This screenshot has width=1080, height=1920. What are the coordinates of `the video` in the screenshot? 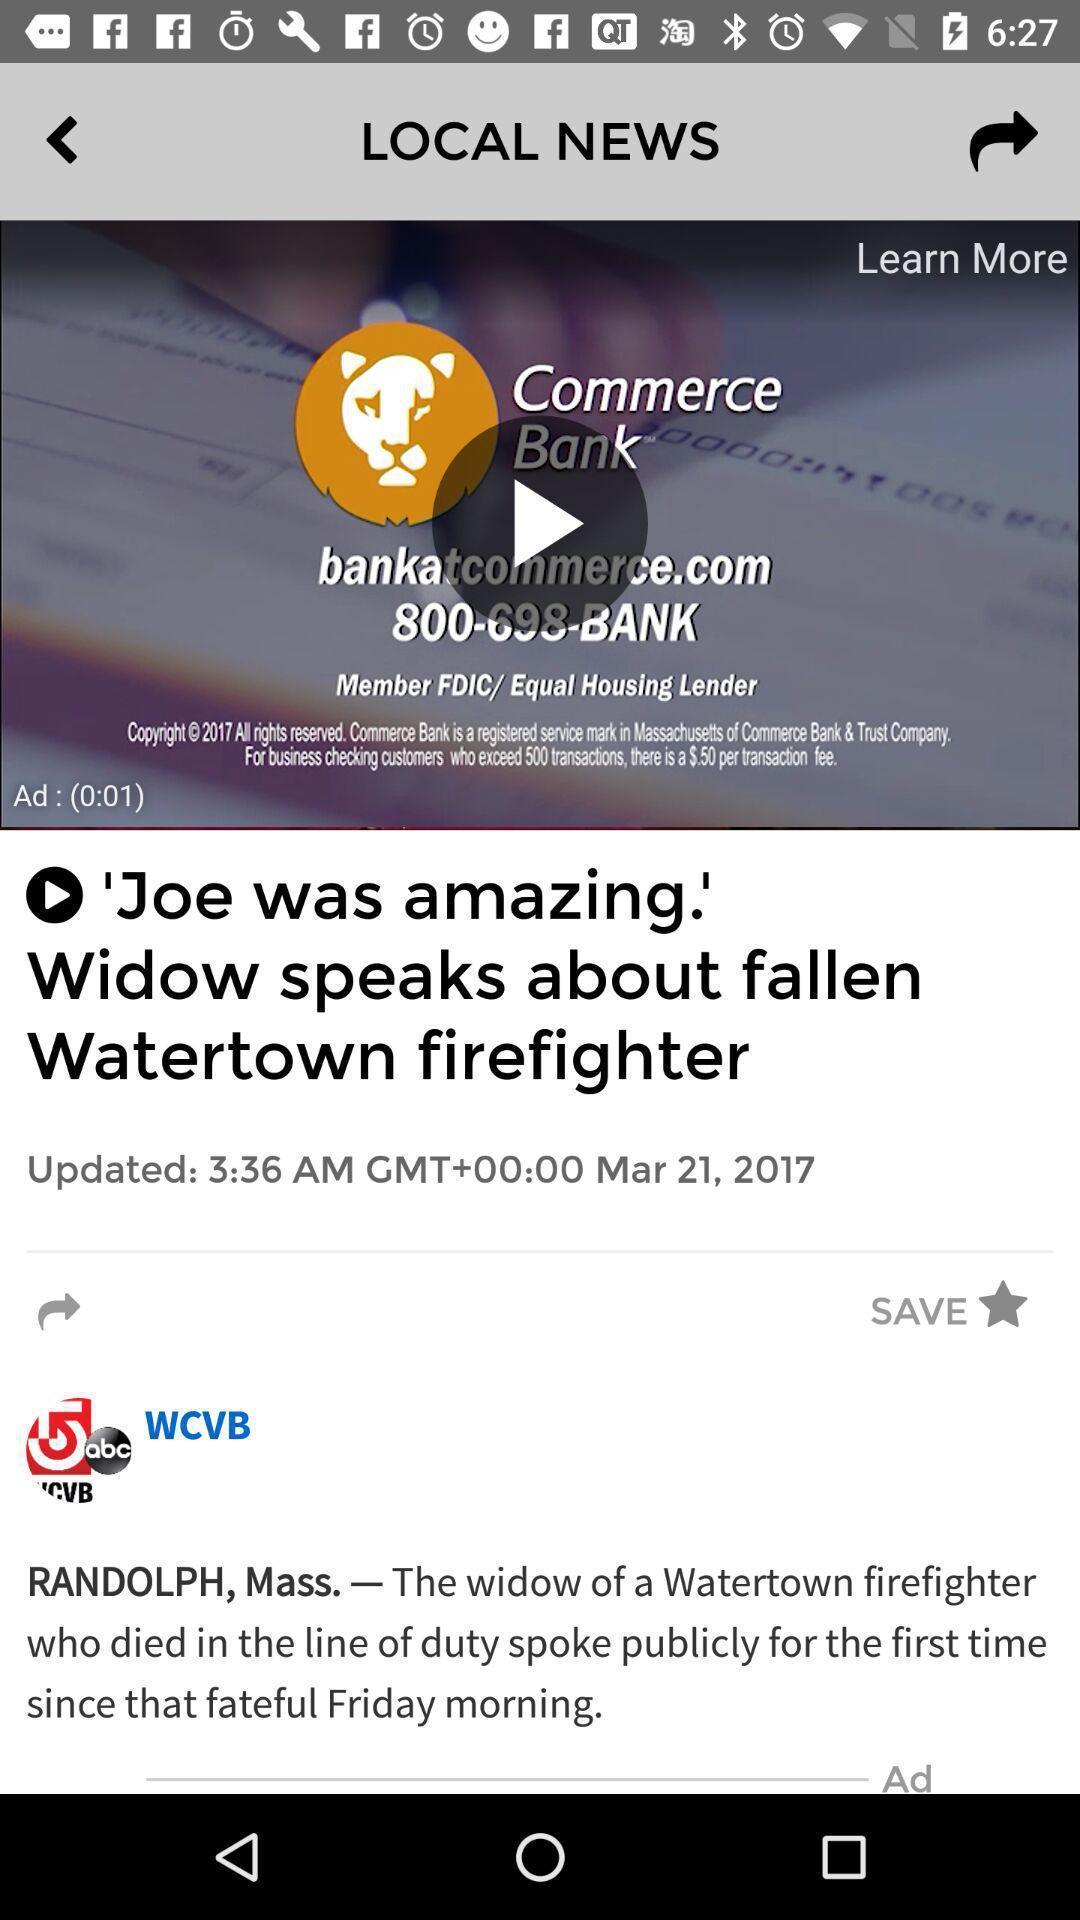 It's located at (540, 523).